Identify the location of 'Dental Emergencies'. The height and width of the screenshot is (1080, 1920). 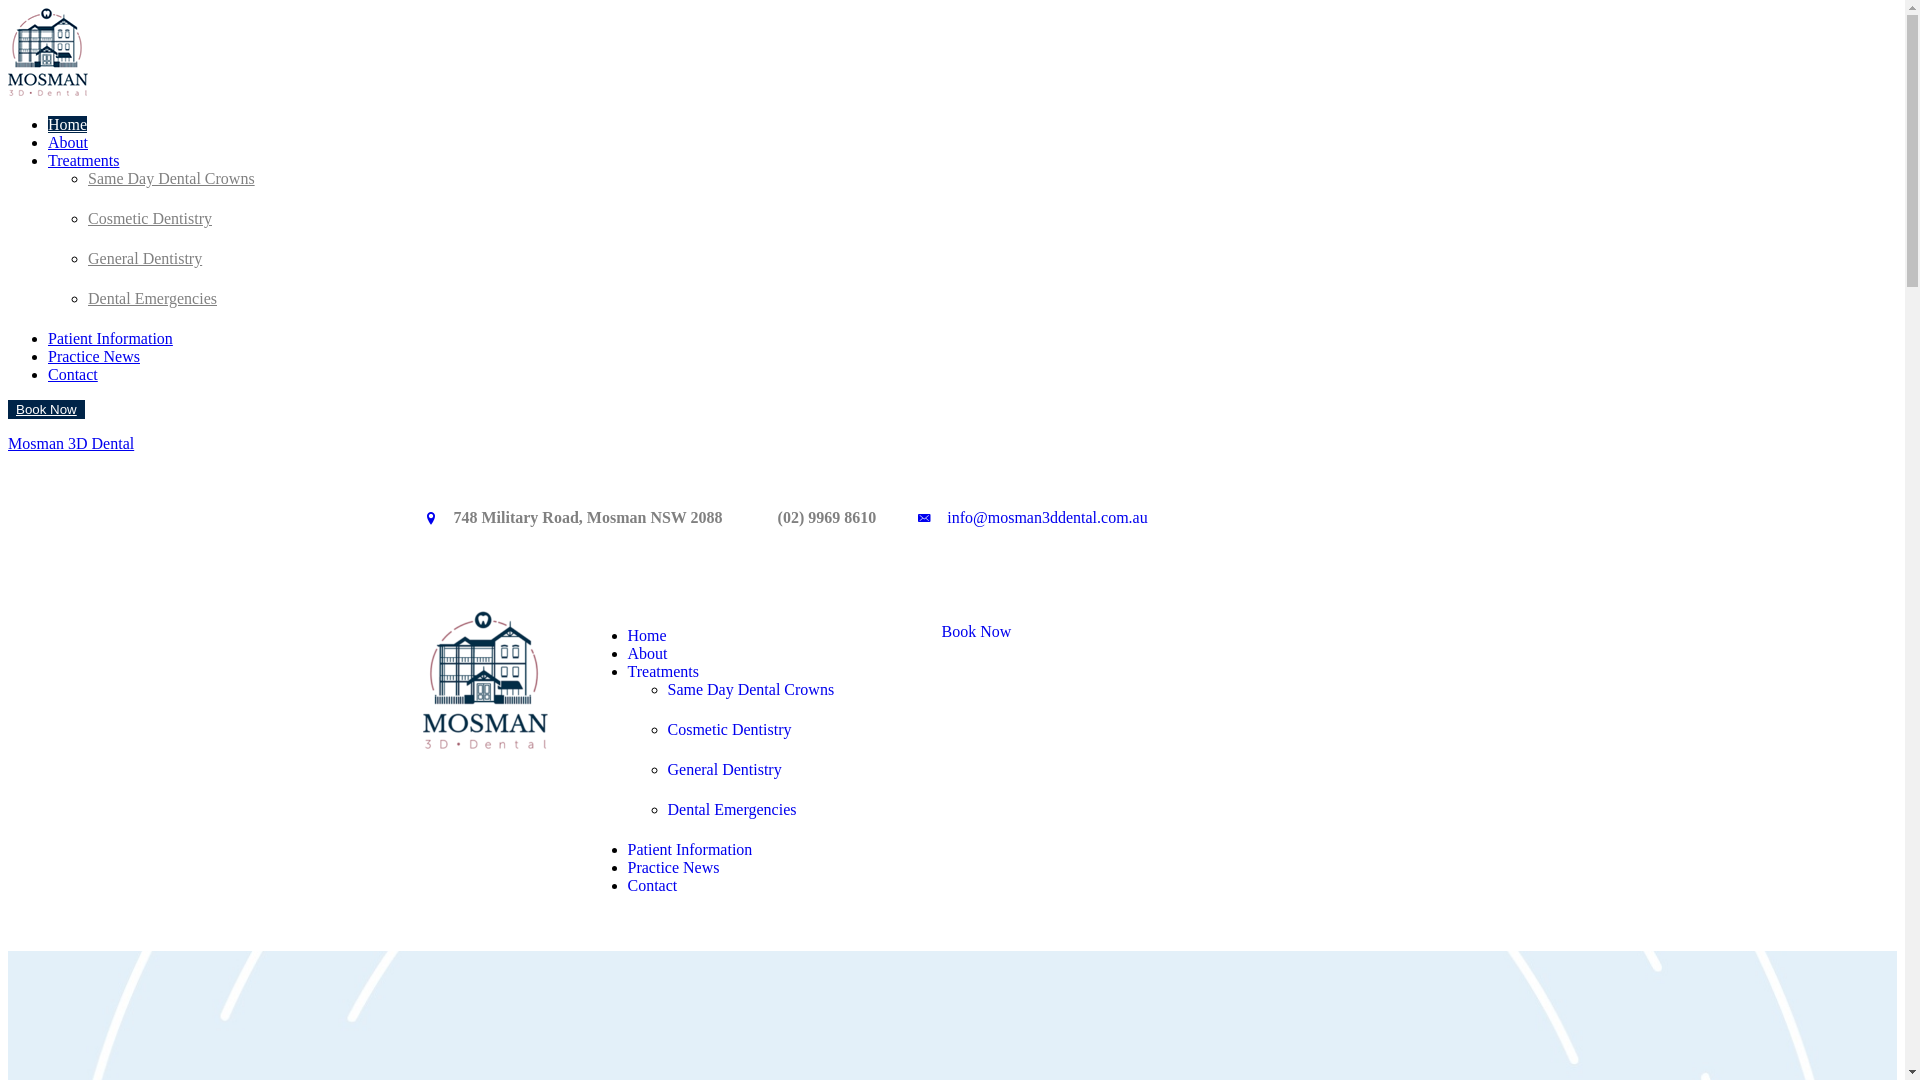
(86, 298).